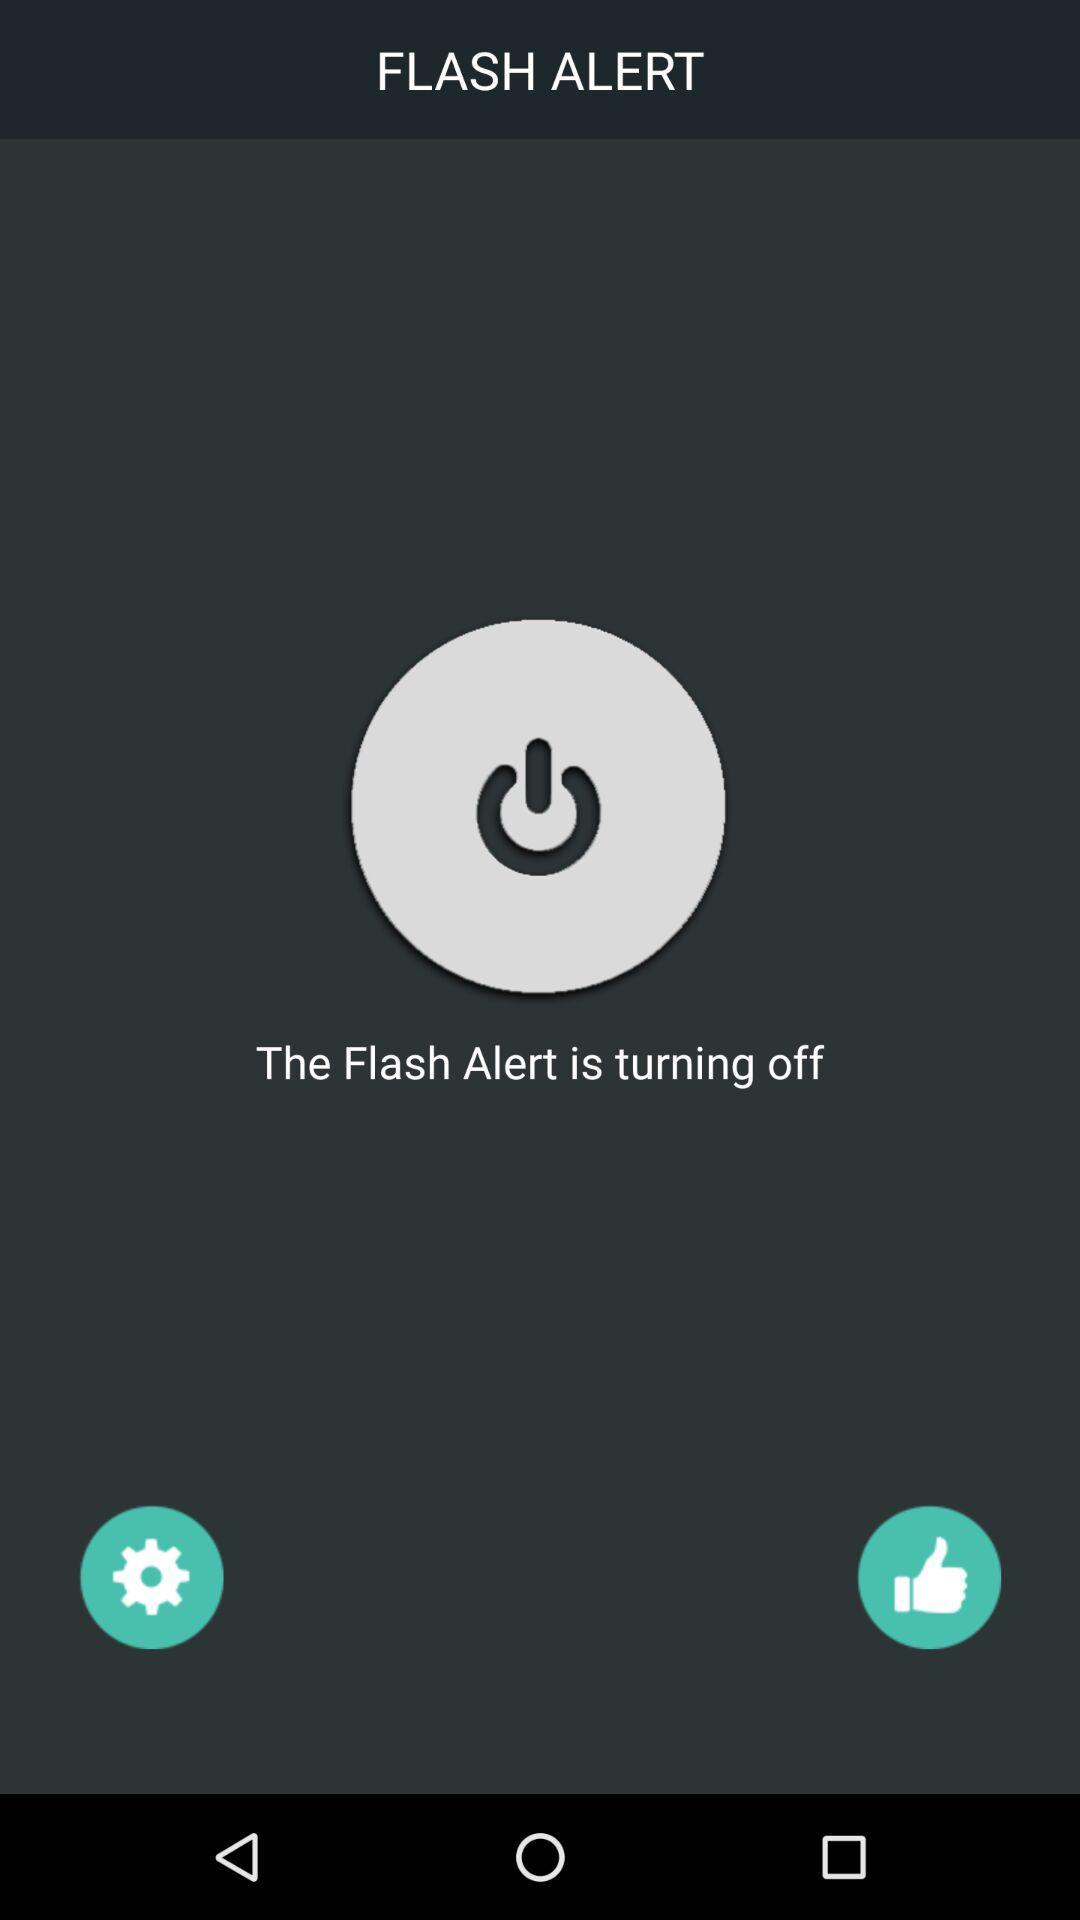  What do you see at coordinates (928, 1575) in the screenshot?
I see `like this` at bounding box center [928, 1575].